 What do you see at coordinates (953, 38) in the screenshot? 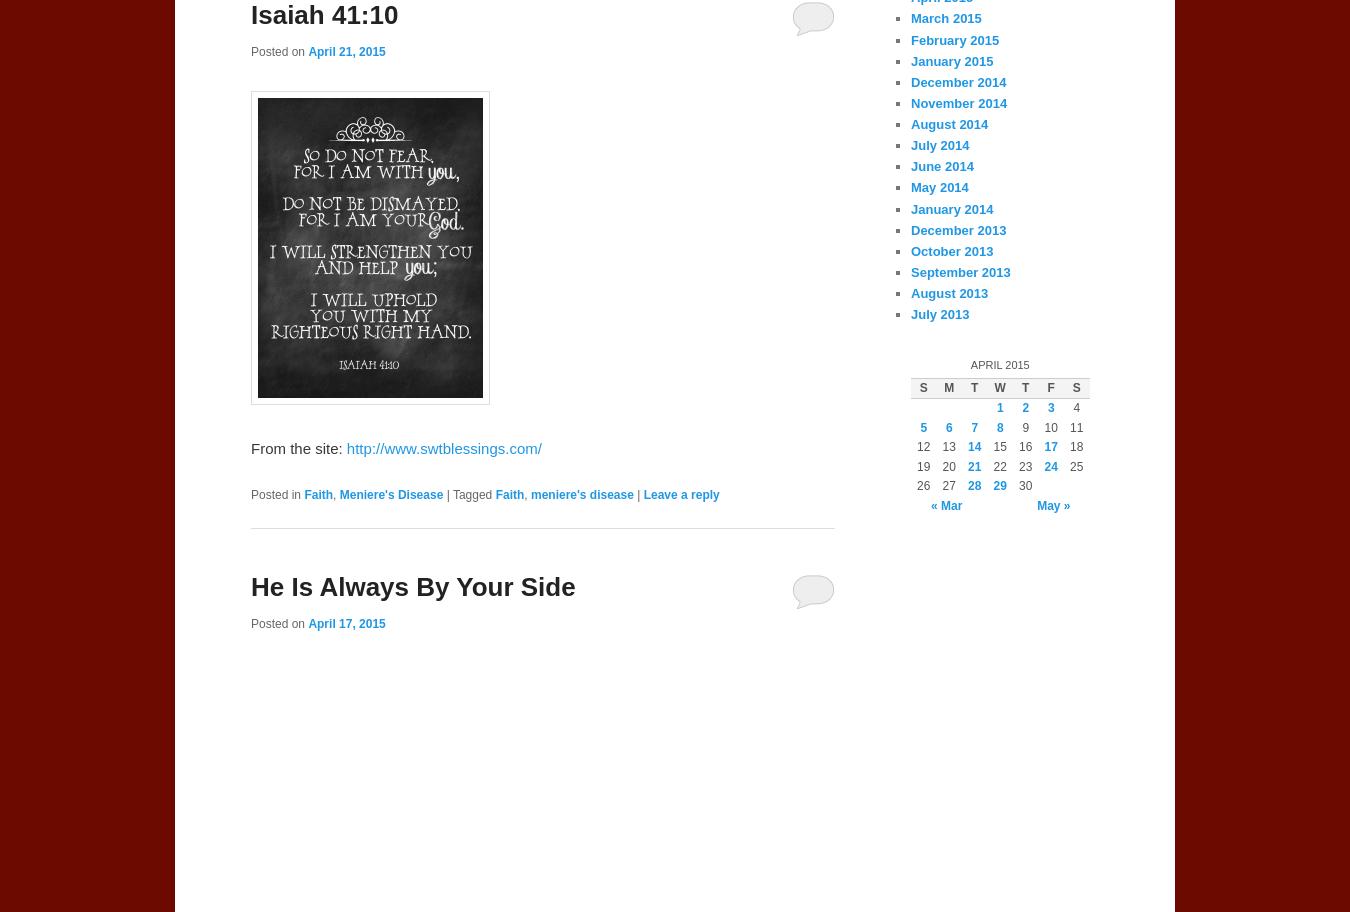
I see `'February 2015'` at bounding box center [953, 38].